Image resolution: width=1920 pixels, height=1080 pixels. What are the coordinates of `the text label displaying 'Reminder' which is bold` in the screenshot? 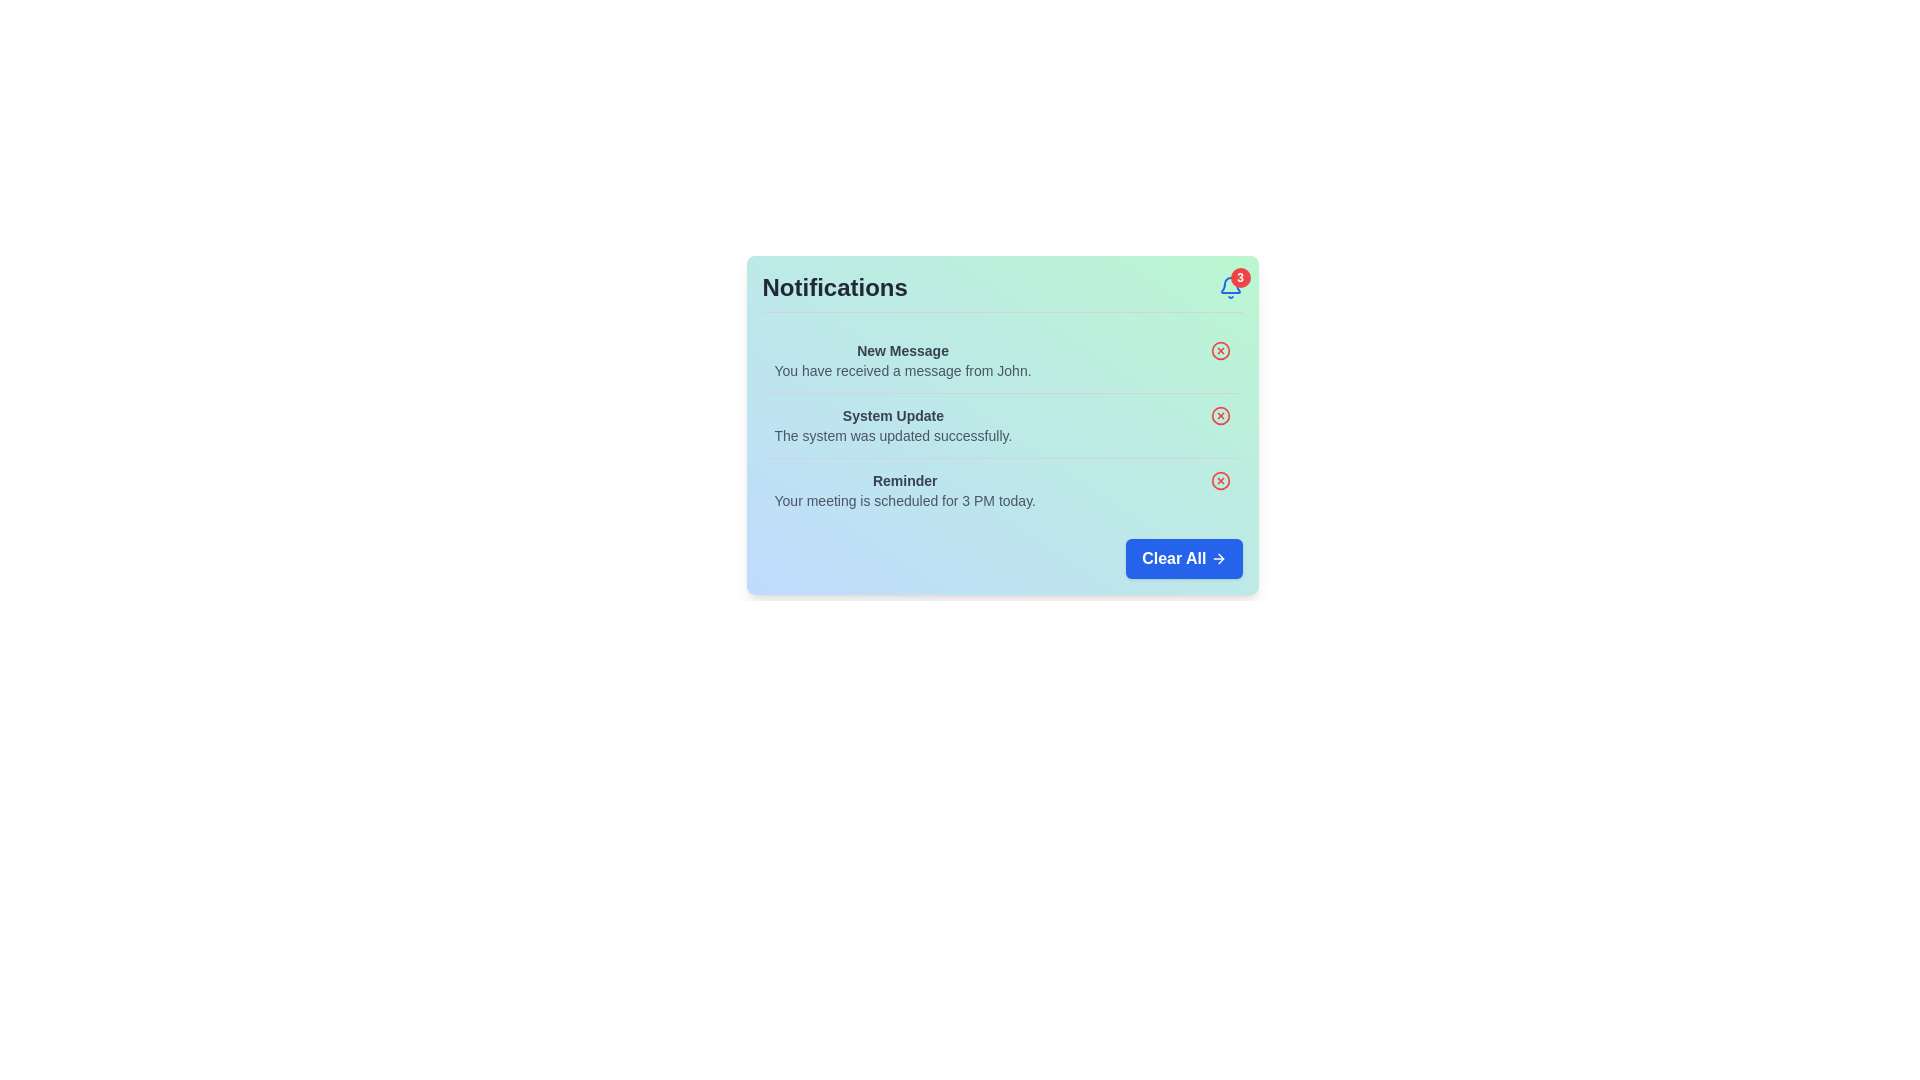 It's located at (904, 481).